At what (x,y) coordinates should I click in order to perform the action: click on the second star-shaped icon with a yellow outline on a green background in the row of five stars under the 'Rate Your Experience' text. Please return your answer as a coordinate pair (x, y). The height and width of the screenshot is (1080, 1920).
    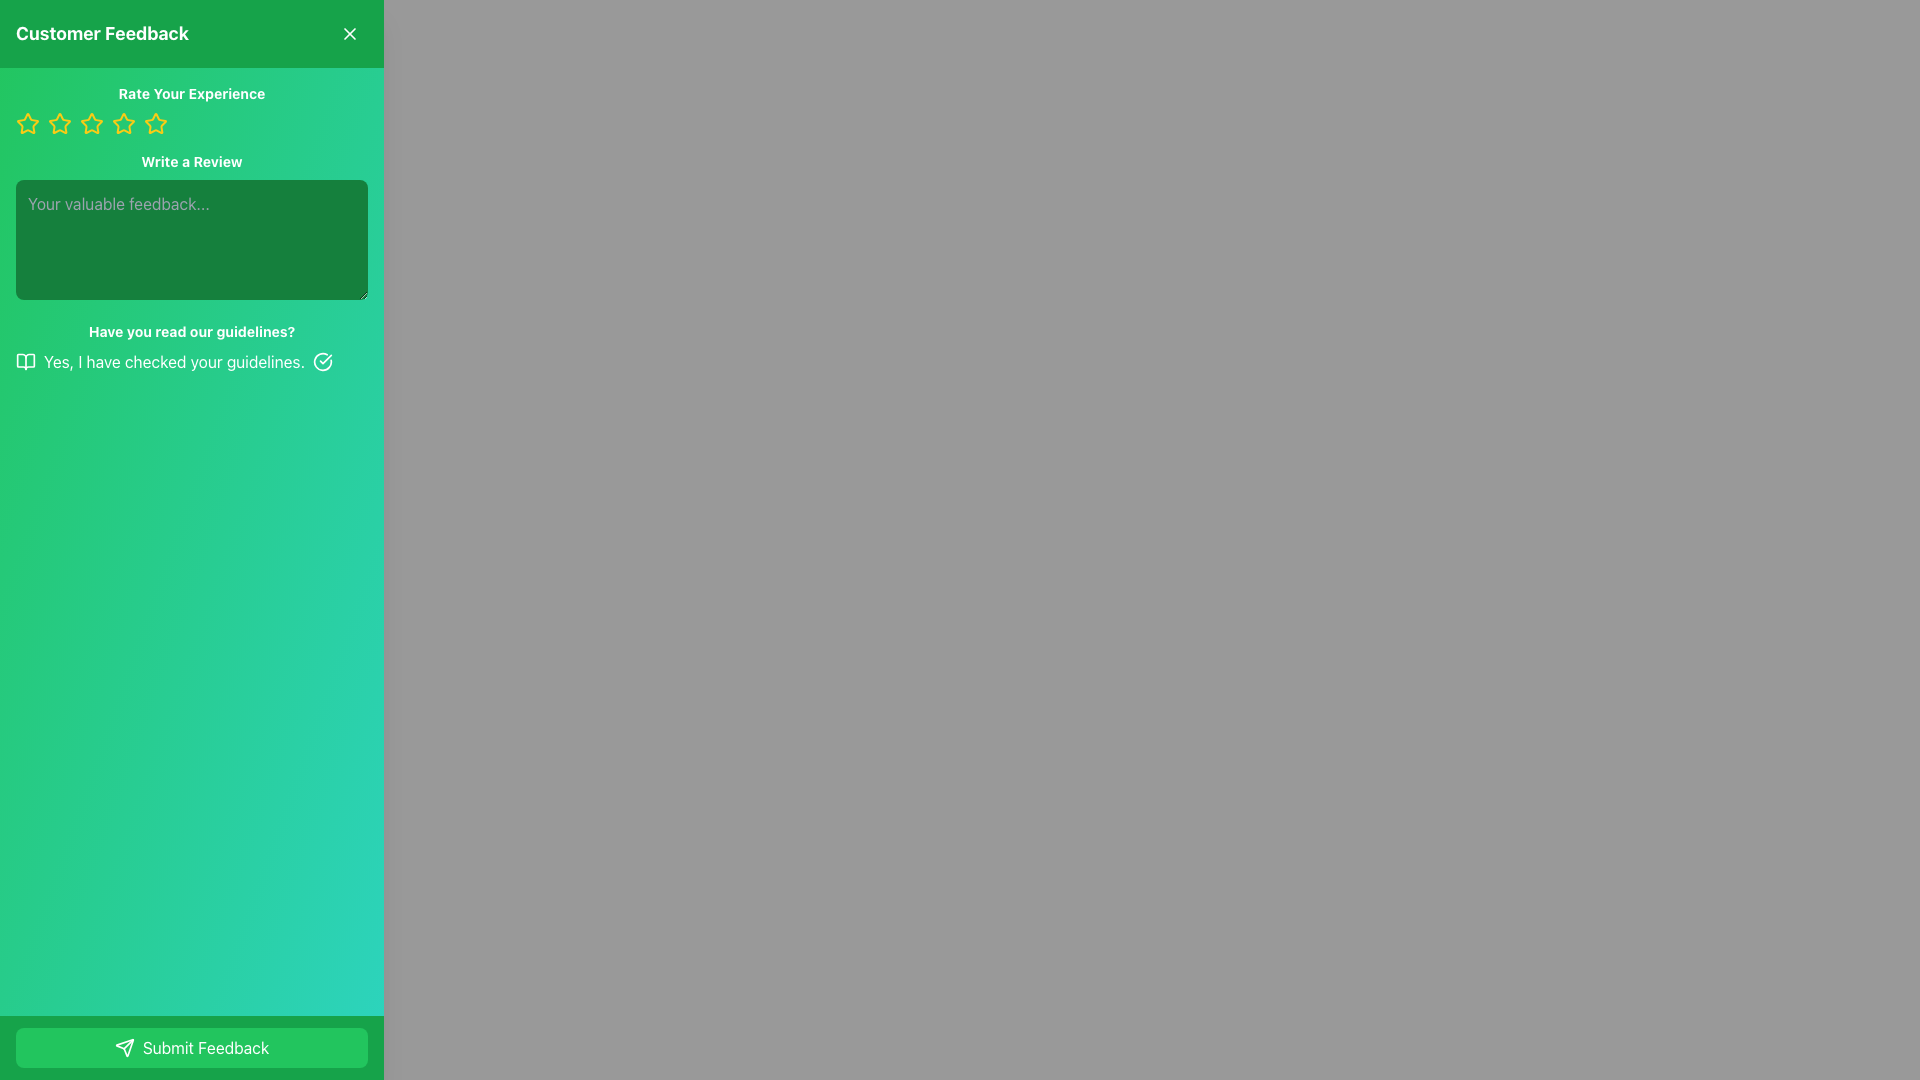
    Looking at the image, I should click on (122, 123).